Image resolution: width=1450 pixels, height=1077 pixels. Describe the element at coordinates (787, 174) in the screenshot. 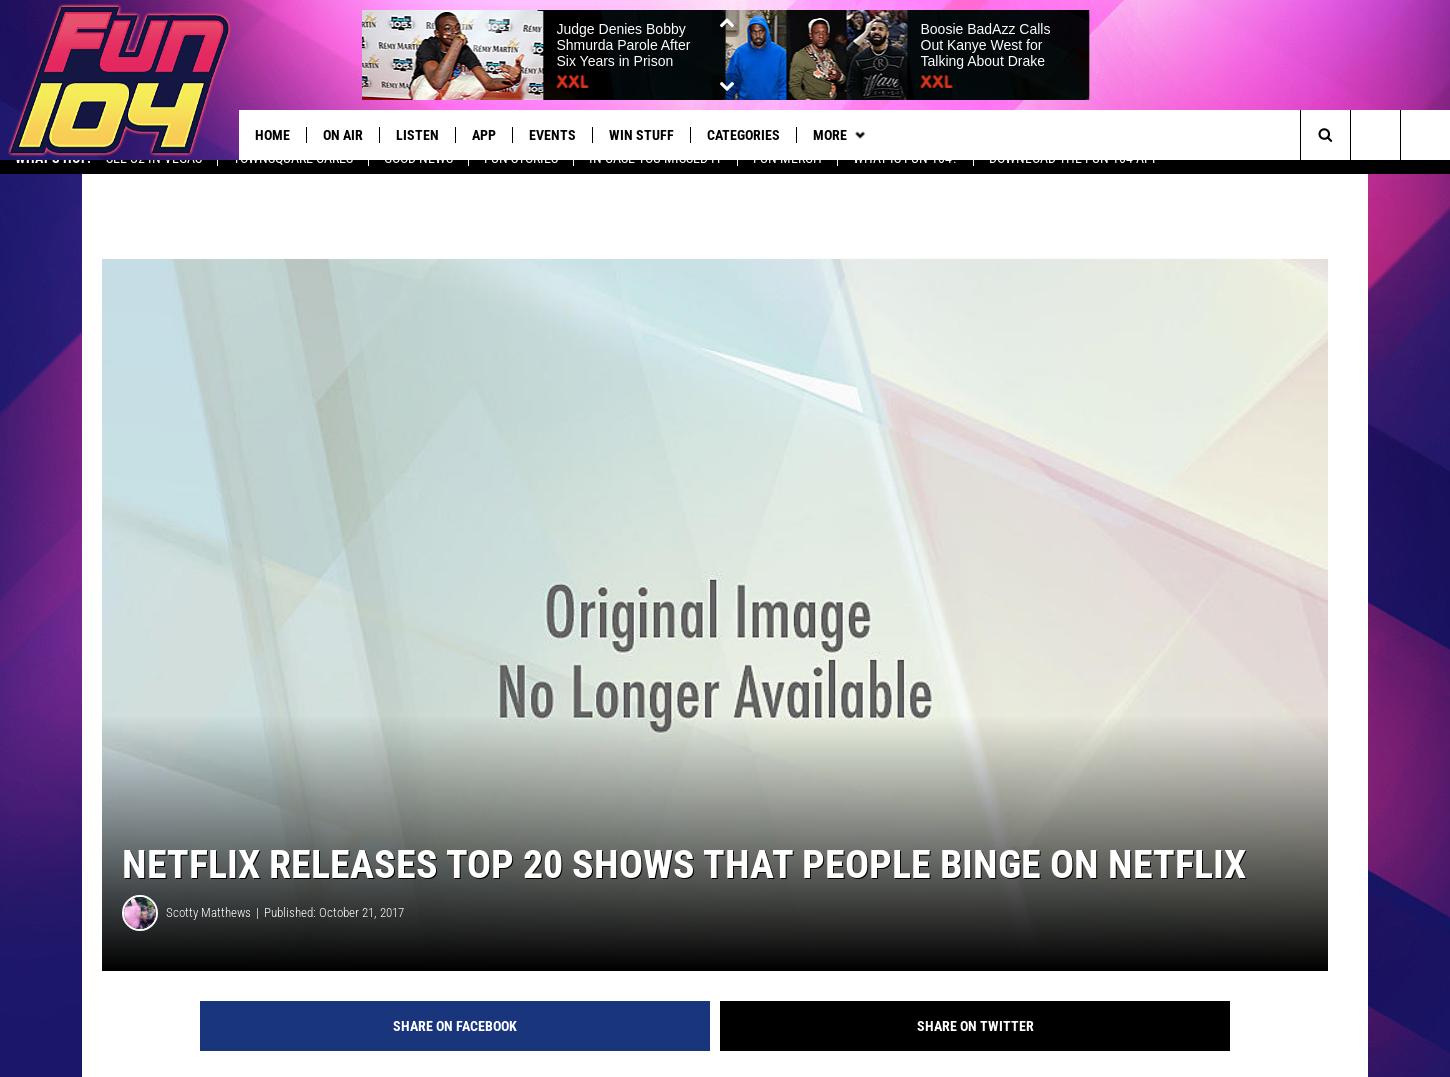

I see `'FUN MERCH'` at that location.